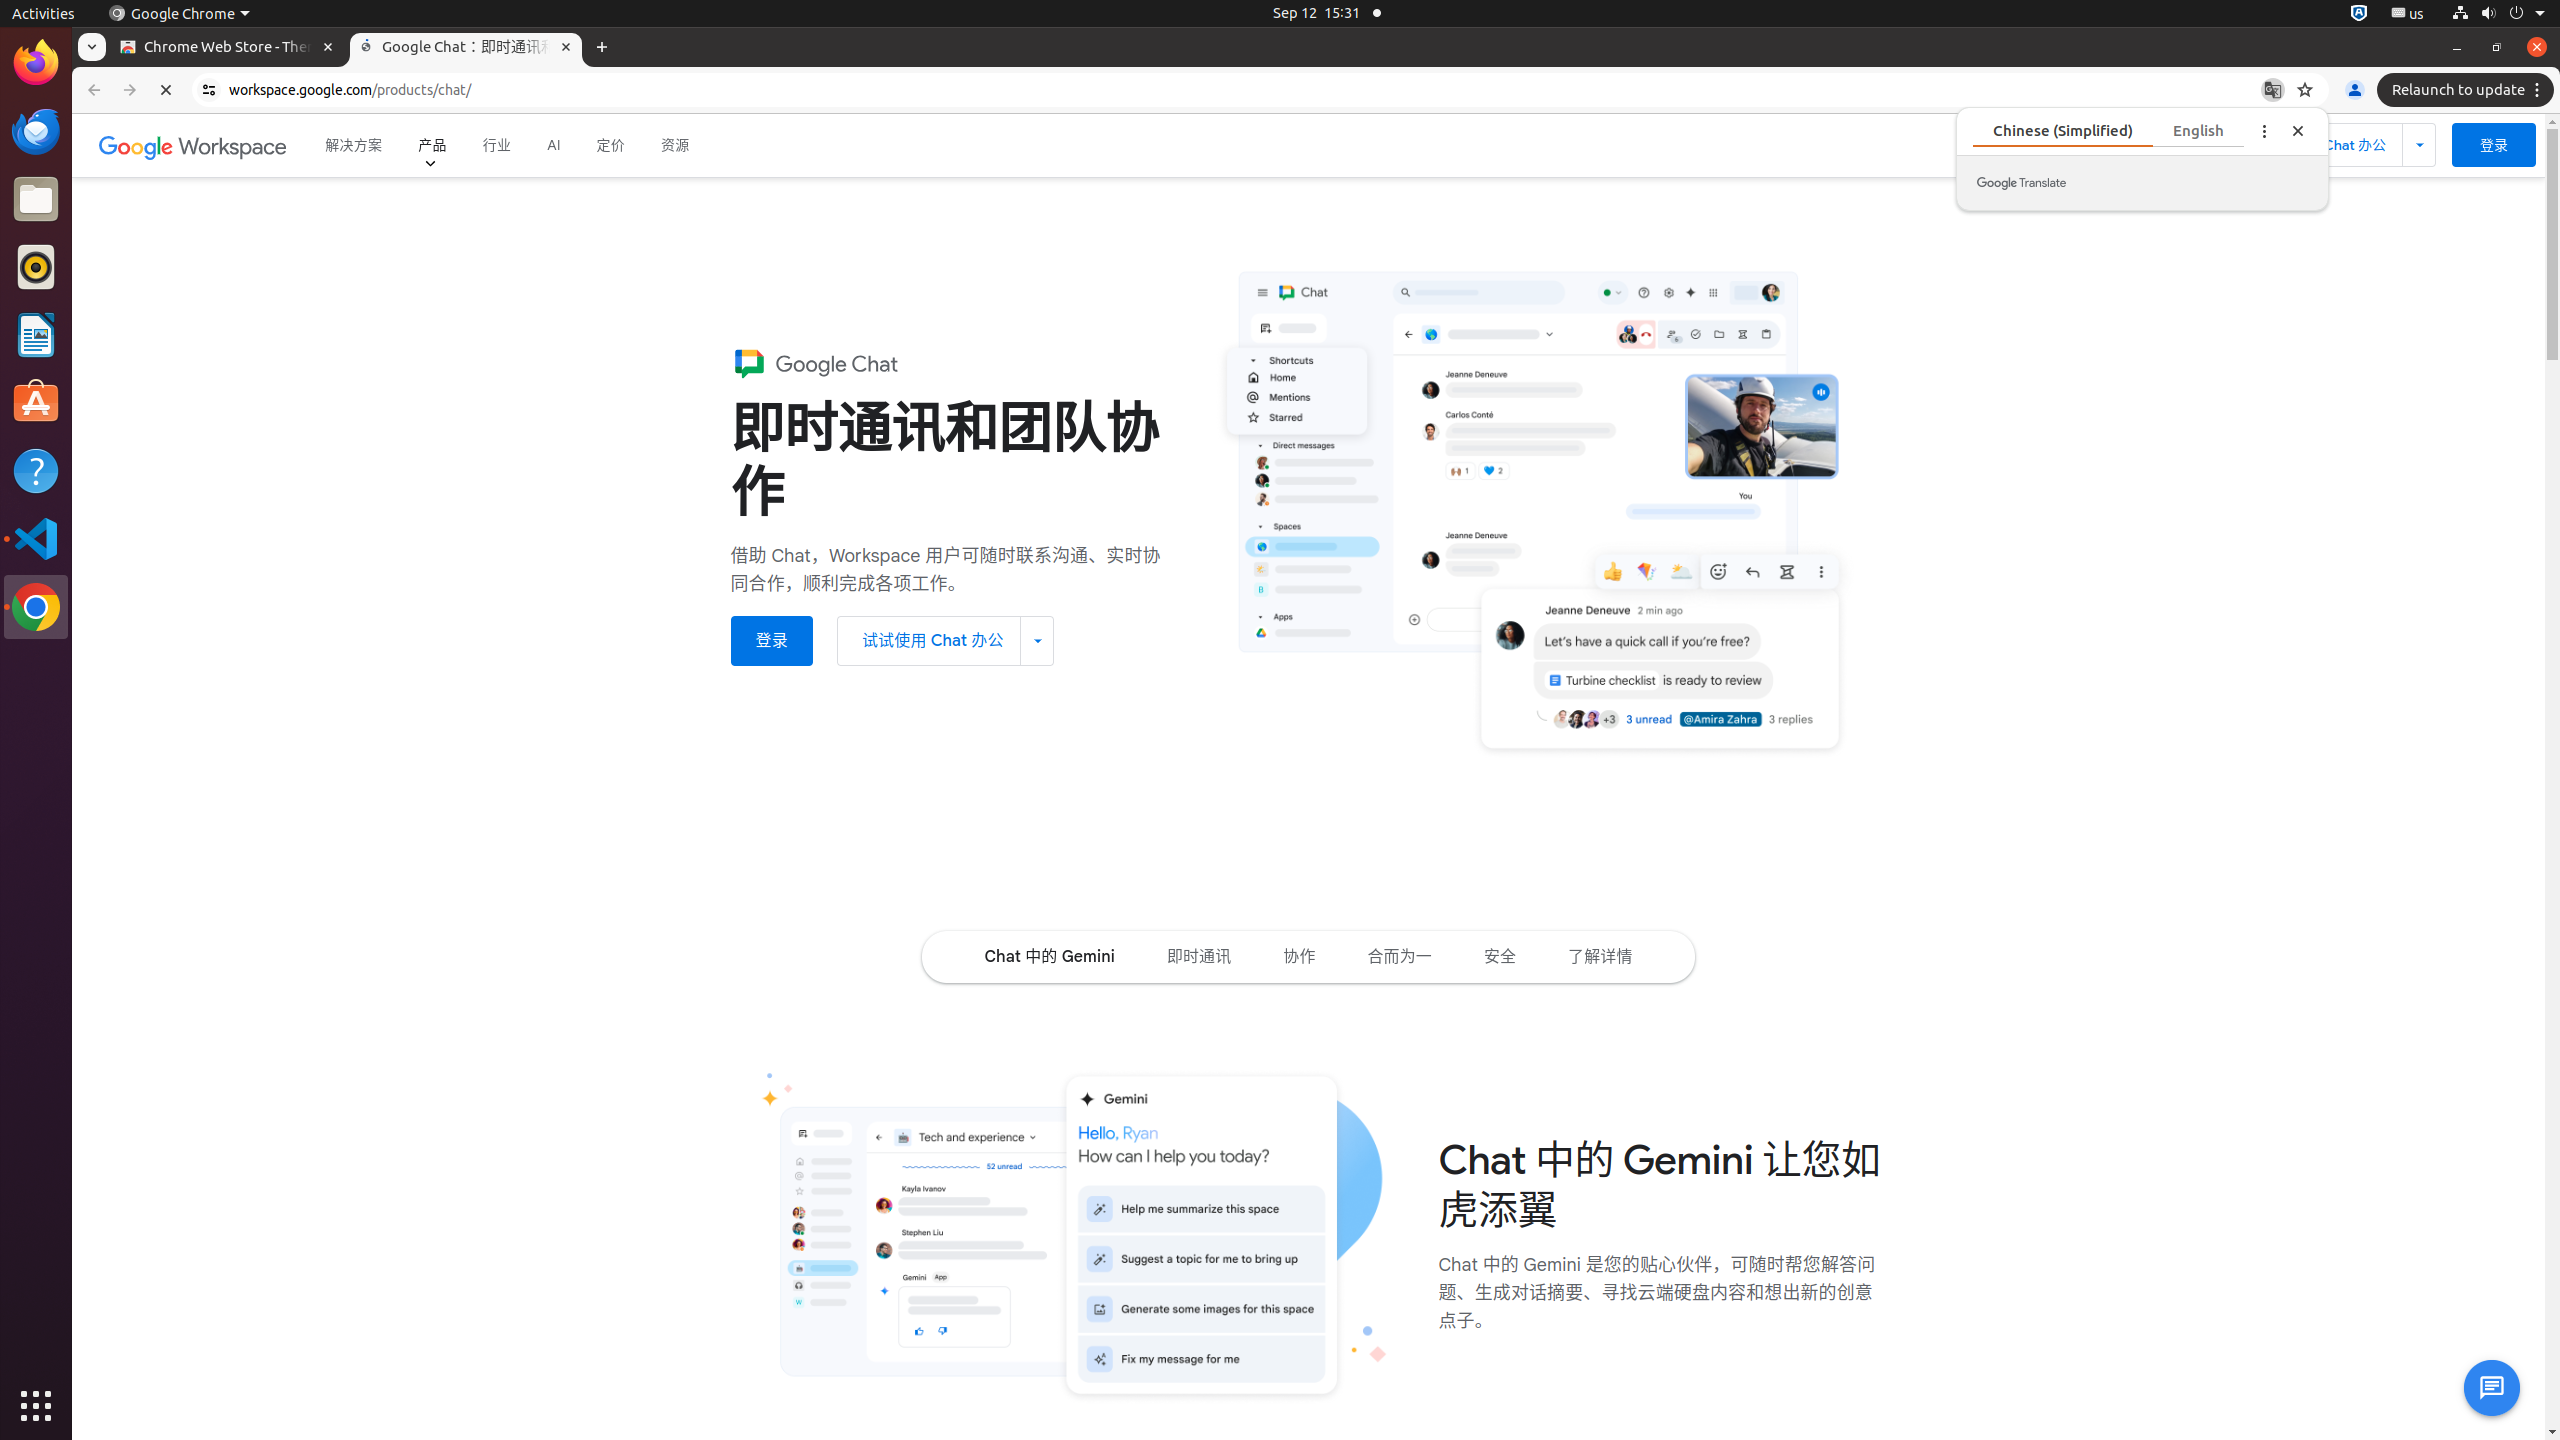 This screenshot has width=2560, height=1440. Describe the element at coordinates (1299, 955) in the screenshot. I see `'跳至本页面的“协作”部分'` at that location.